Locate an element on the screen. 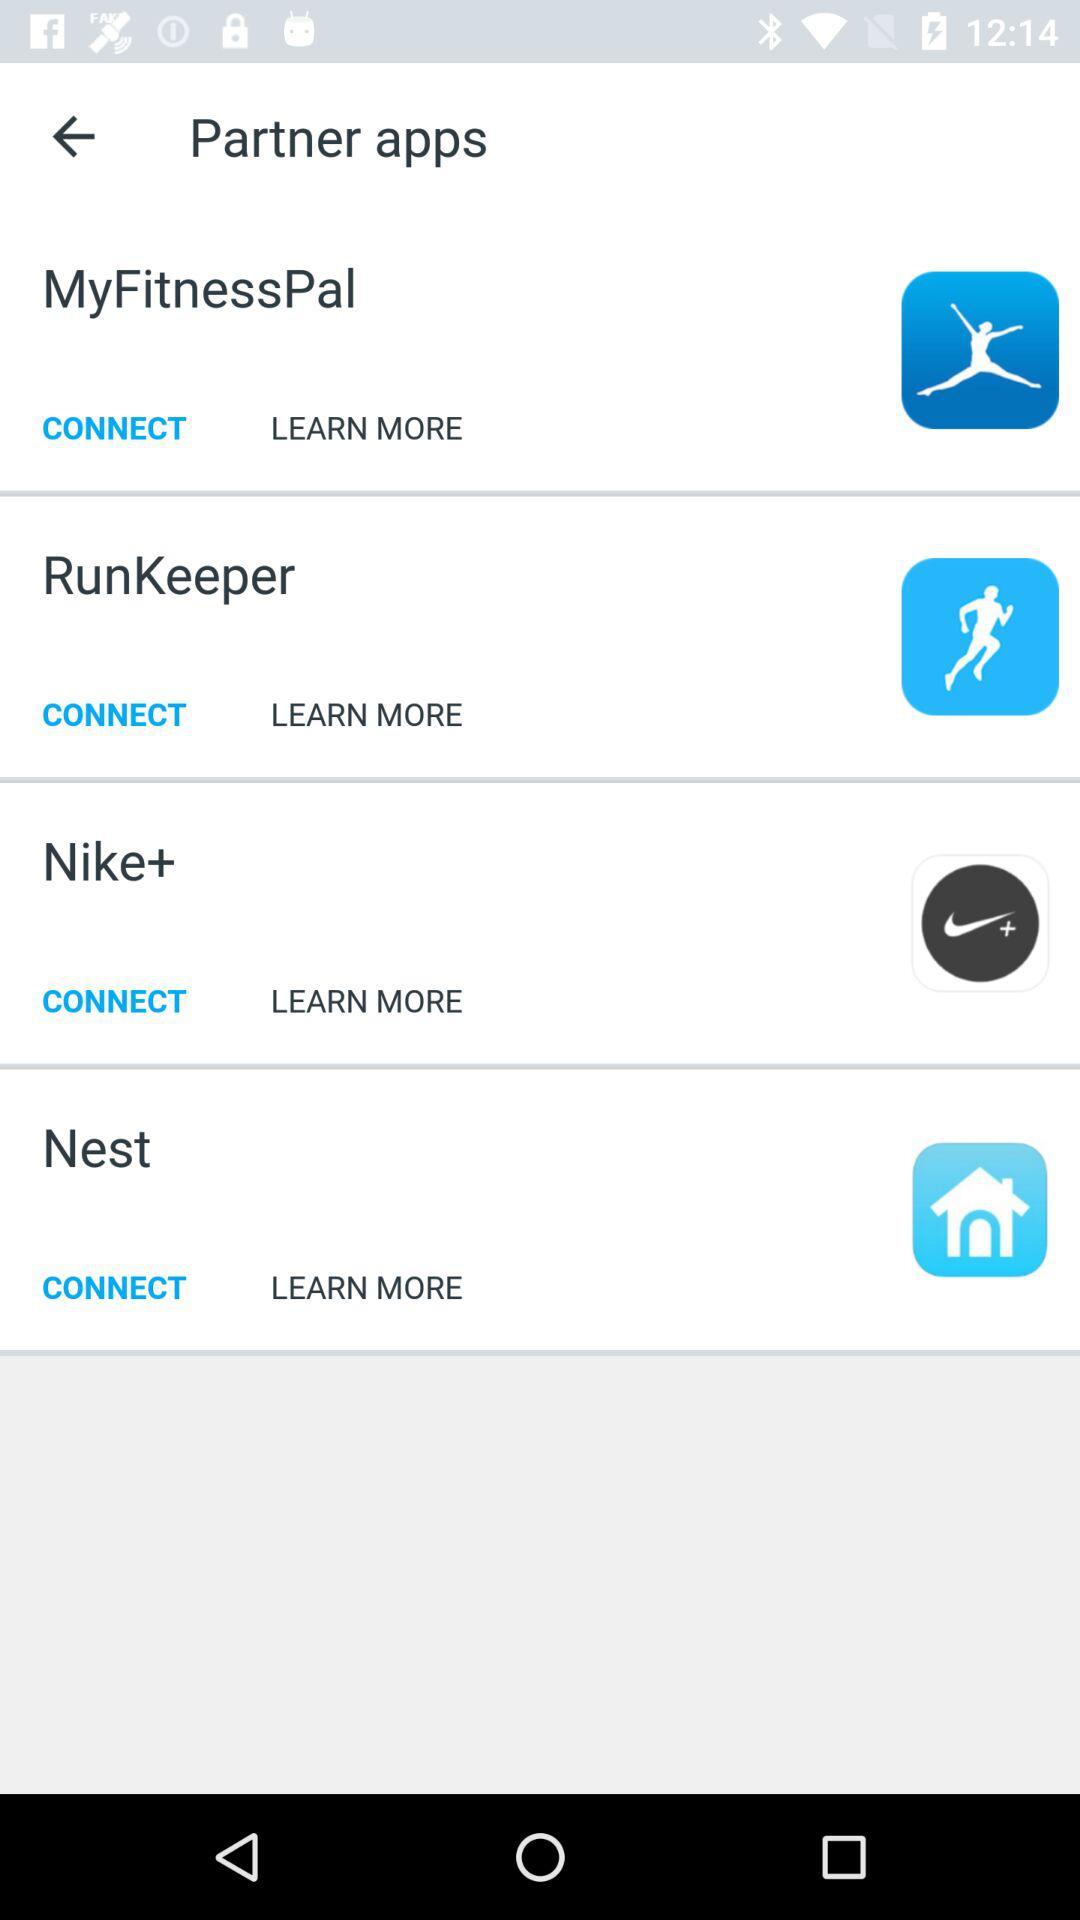 This screenshot has height=1920, width=1080. the item below connect item is located at coordinates (540, 1351).